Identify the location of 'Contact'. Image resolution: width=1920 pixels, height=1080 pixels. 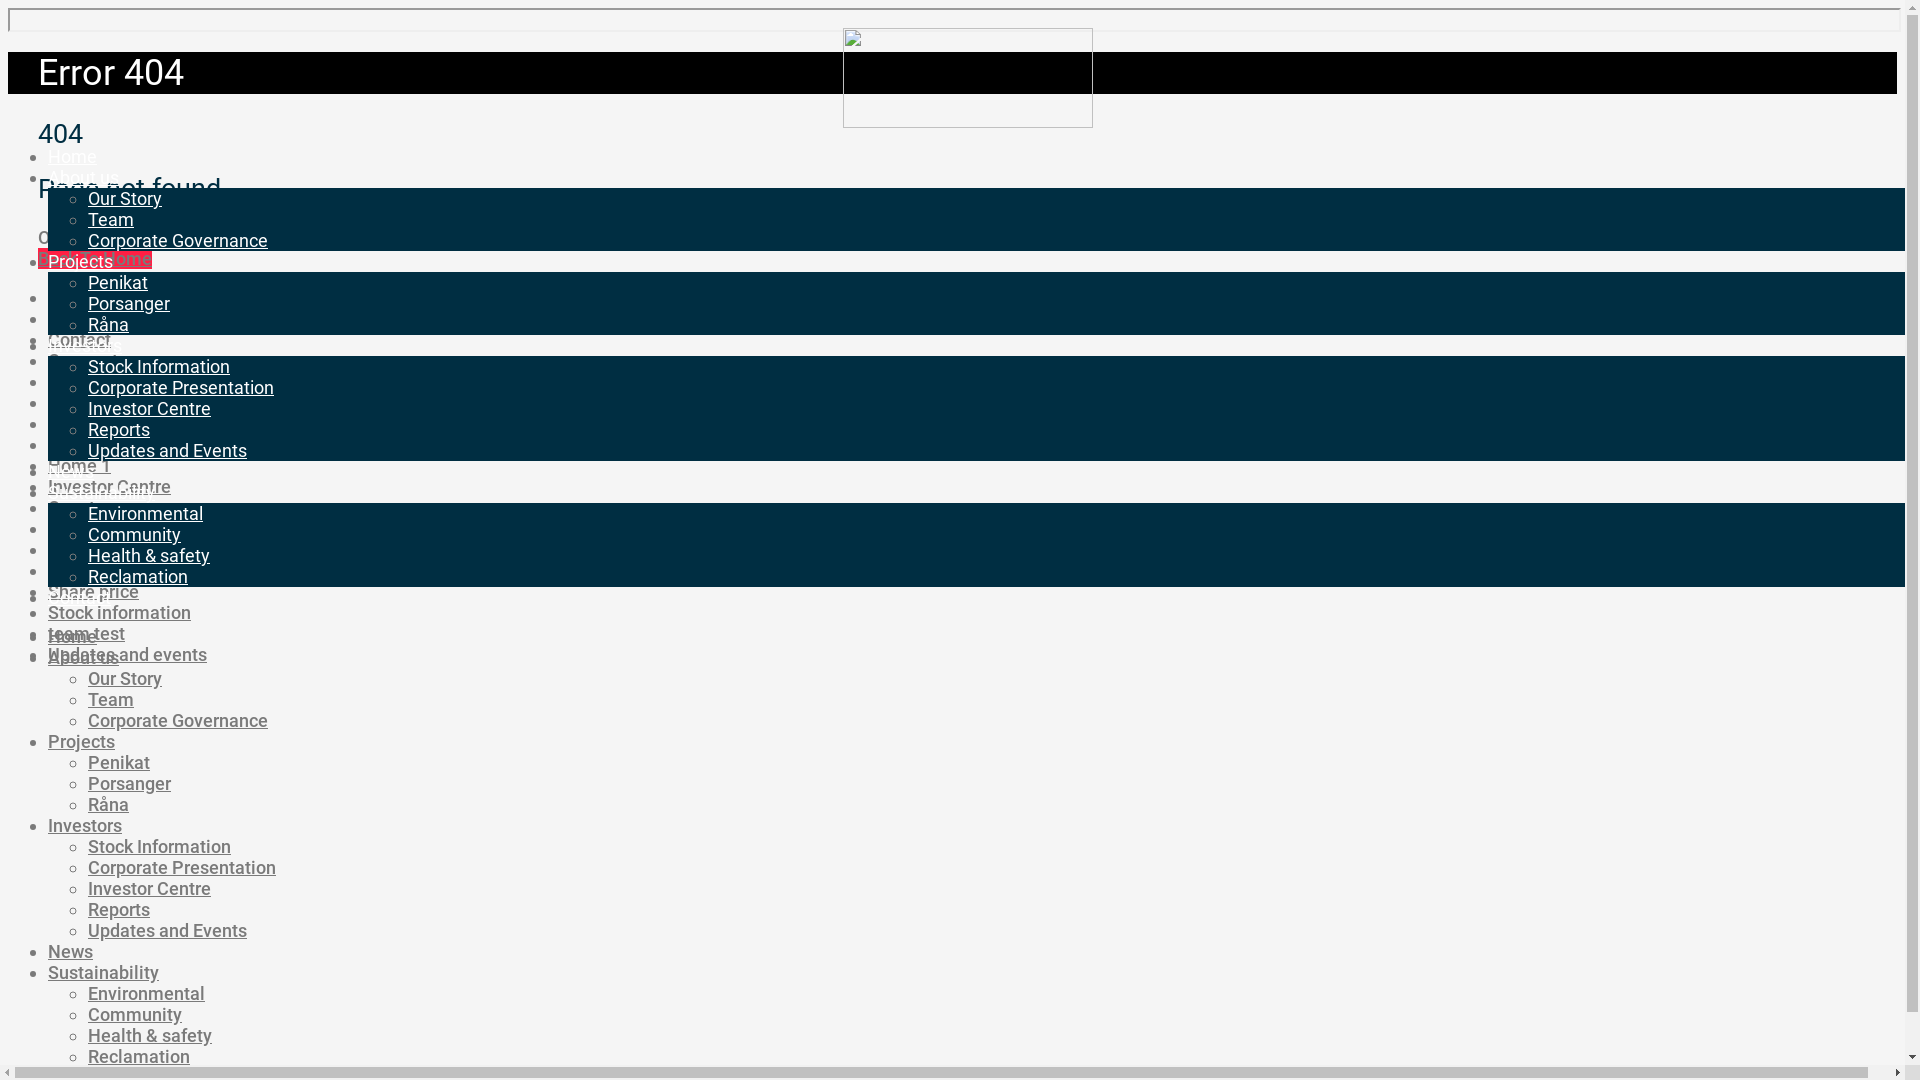
(79, 338).